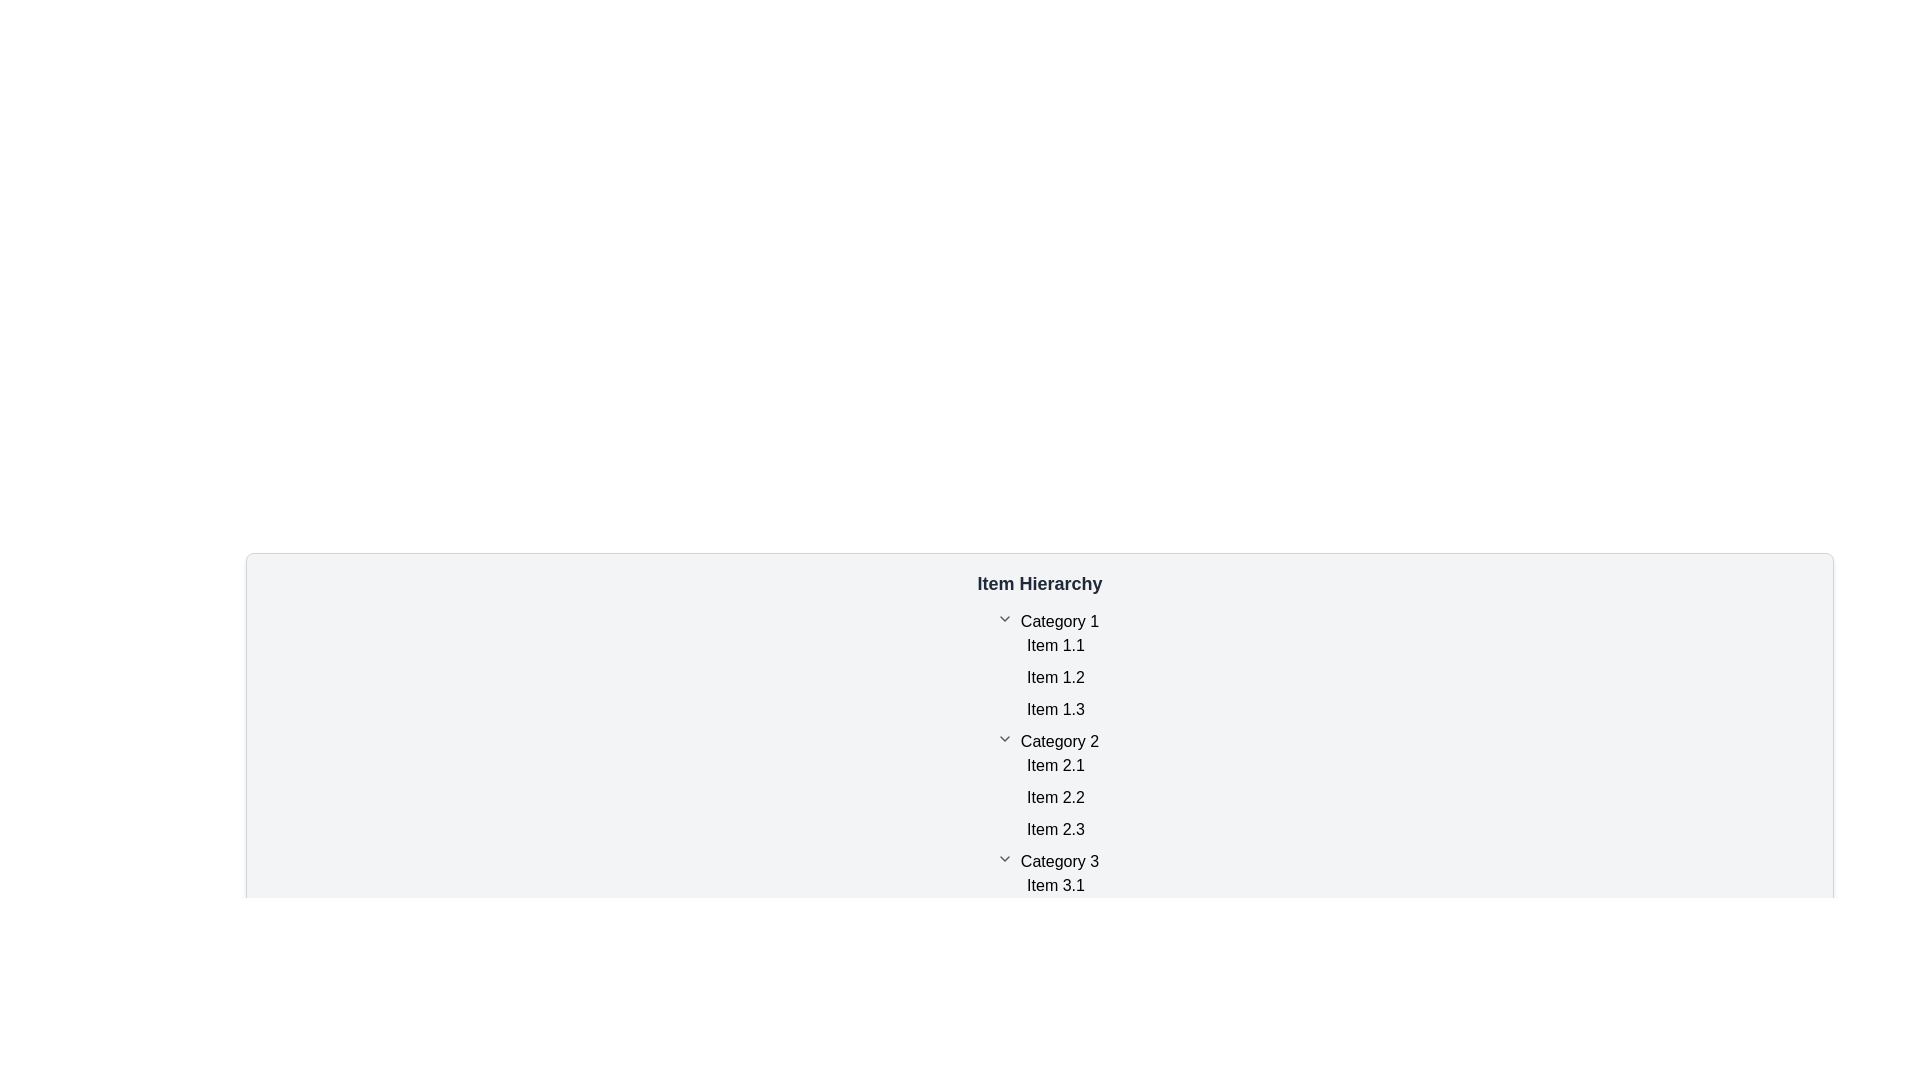 The height and width of the screenshot is (1080, 1920). Describe the element at coordinates (1055, 829) in the screenshot. I see `on the Text Label displaying 'Item 2.3', which is the third item under 'Category 2' in the hierarchical list` at that location.